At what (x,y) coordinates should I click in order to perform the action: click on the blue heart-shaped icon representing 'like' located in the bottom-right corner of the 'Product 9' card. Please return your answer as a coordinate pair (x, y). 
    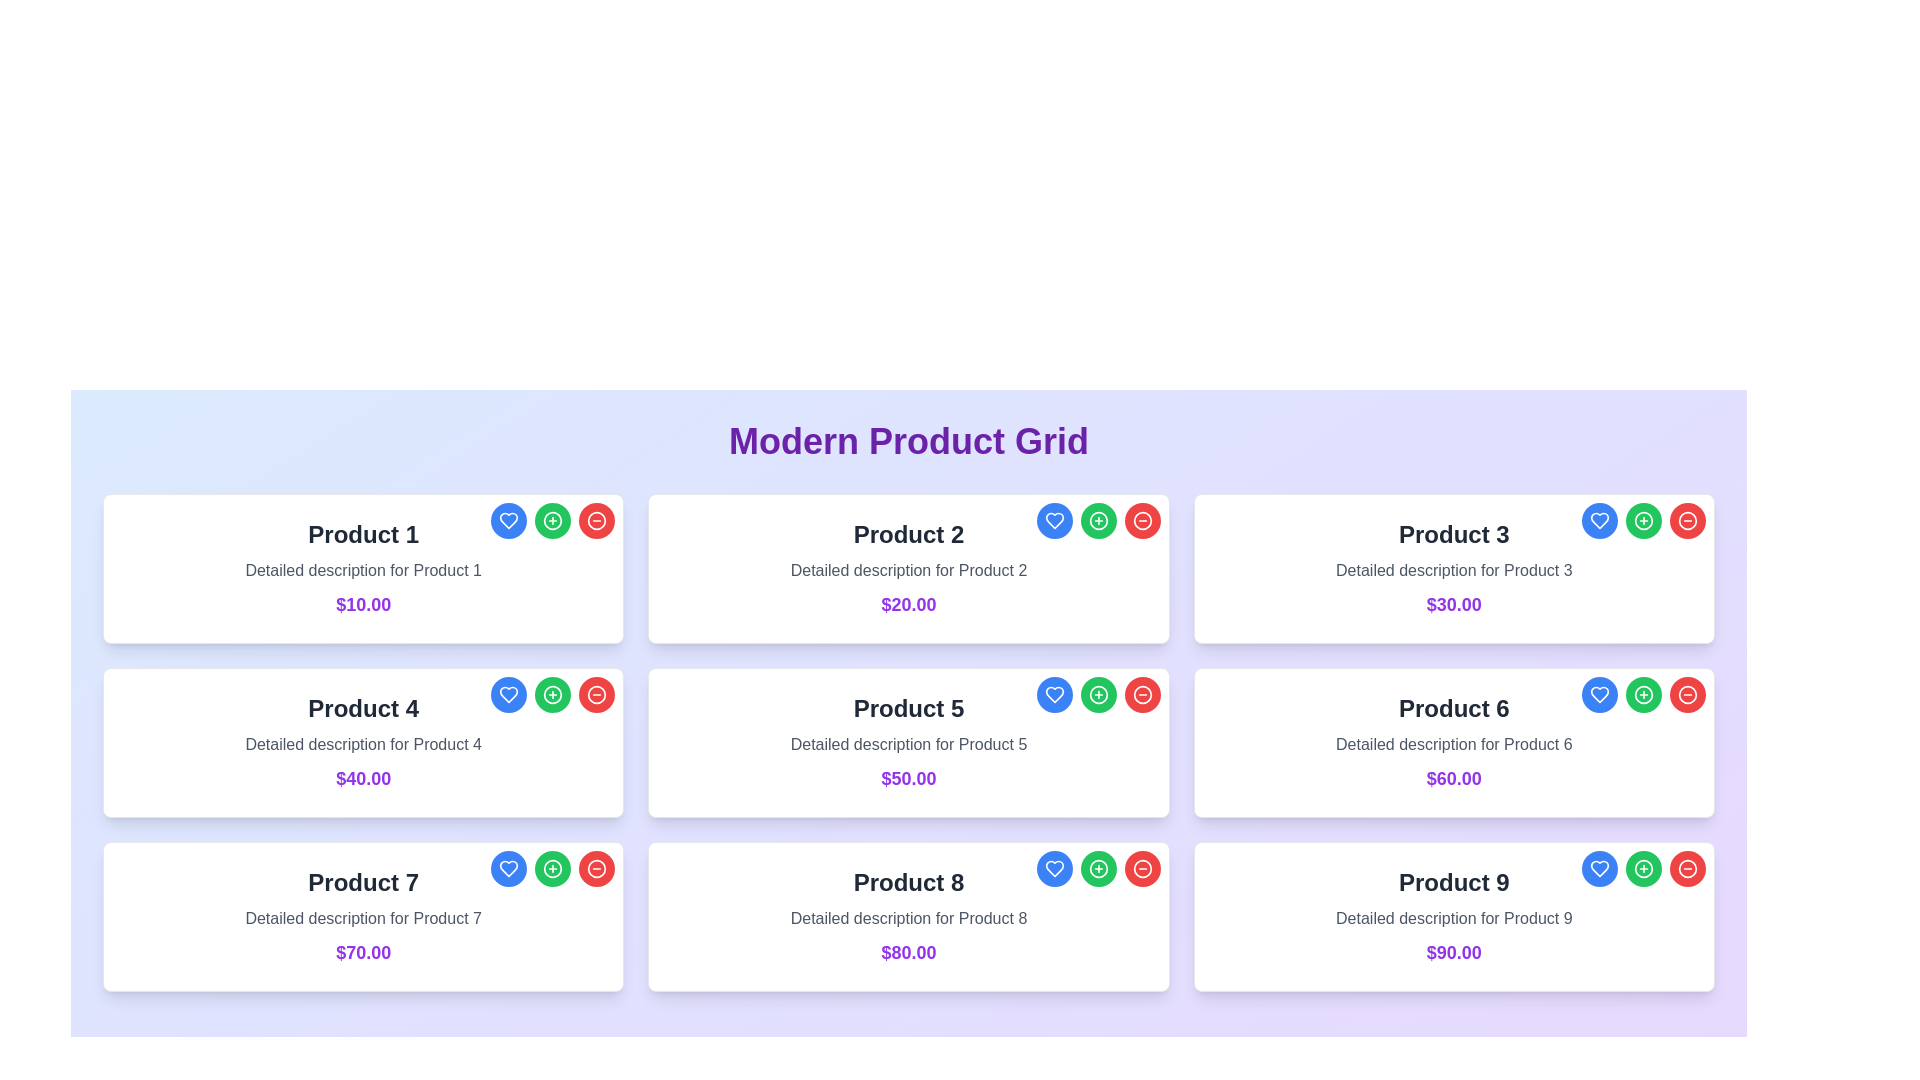
    Looking at the image, I should click on (1598, 693).